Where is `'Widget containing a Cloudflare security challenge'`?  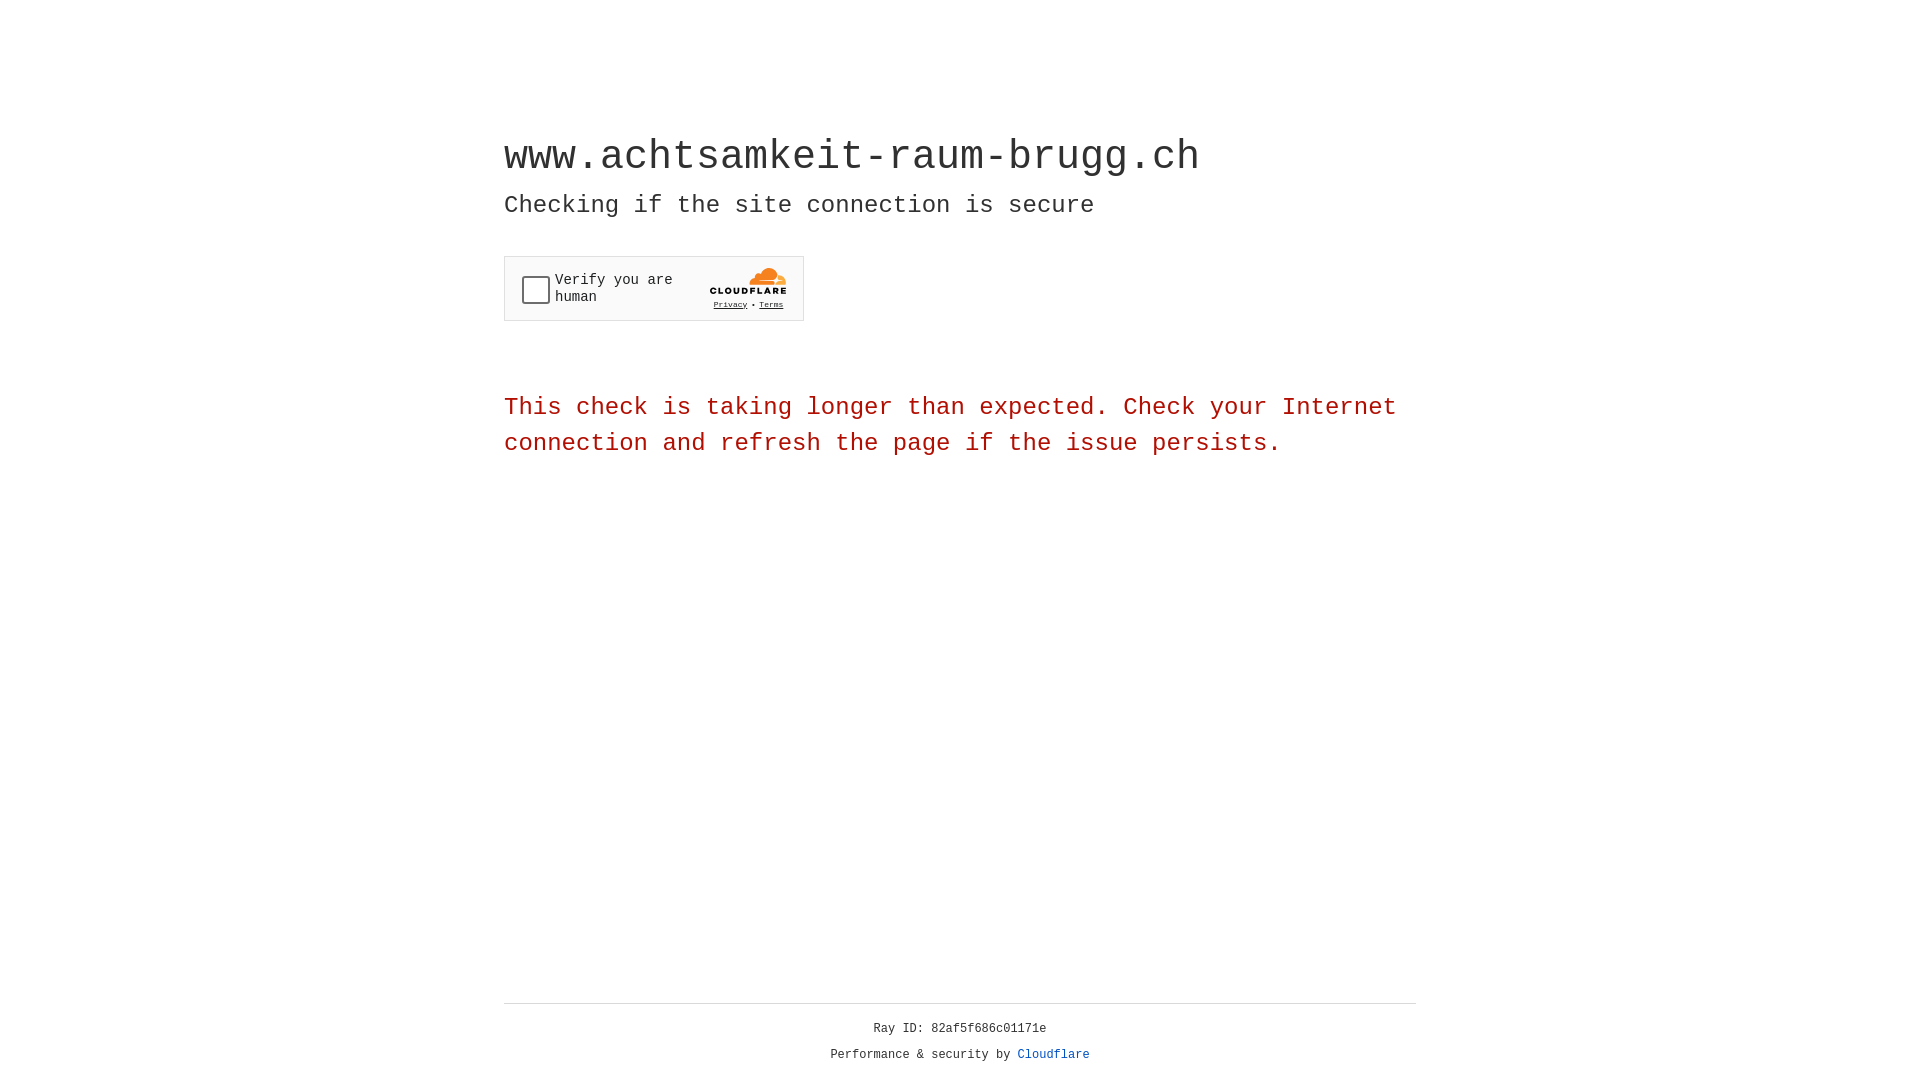 'Widget containing a Cloudflare security challenge' is located at coordinates (653, 288).